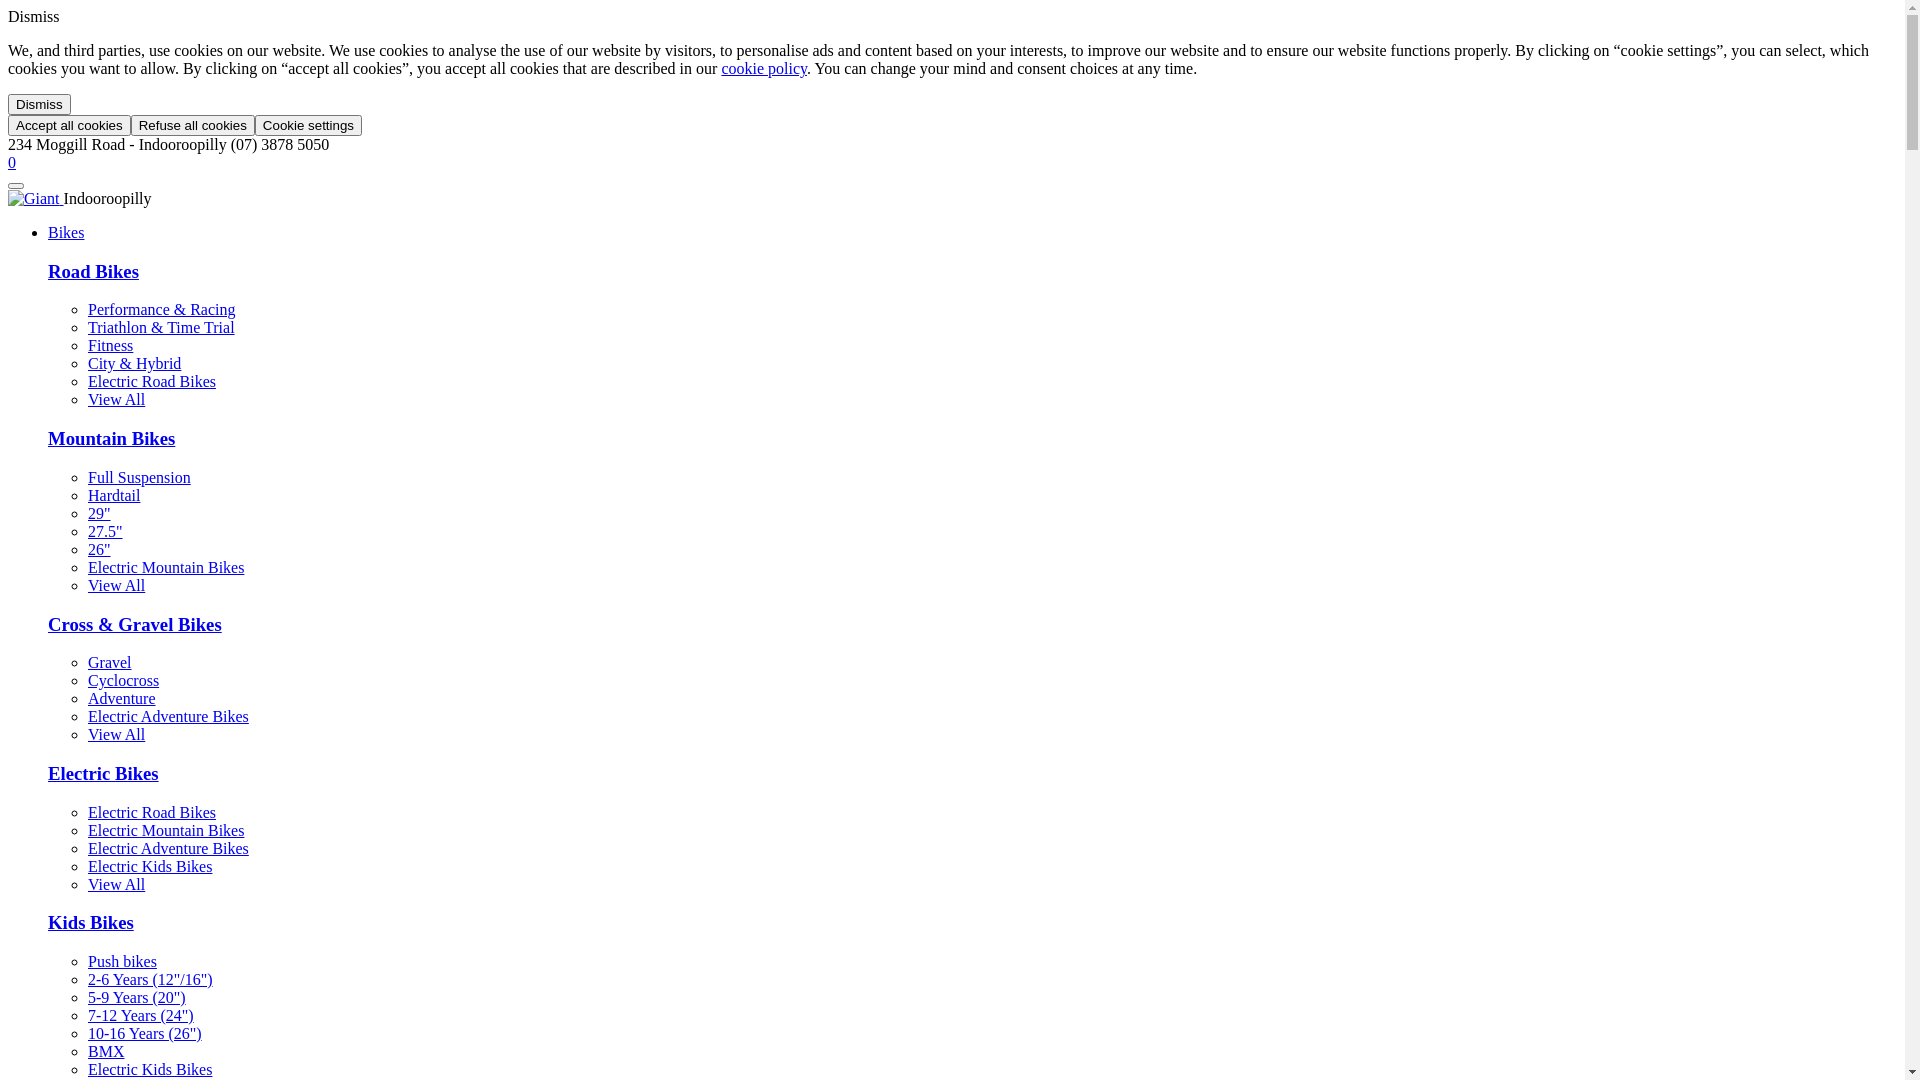 The image size is (1920, 1080). What do you see at coordinates (115, 585) in the screenshot?
I see `'View All'` at bounding box center [115, 585].